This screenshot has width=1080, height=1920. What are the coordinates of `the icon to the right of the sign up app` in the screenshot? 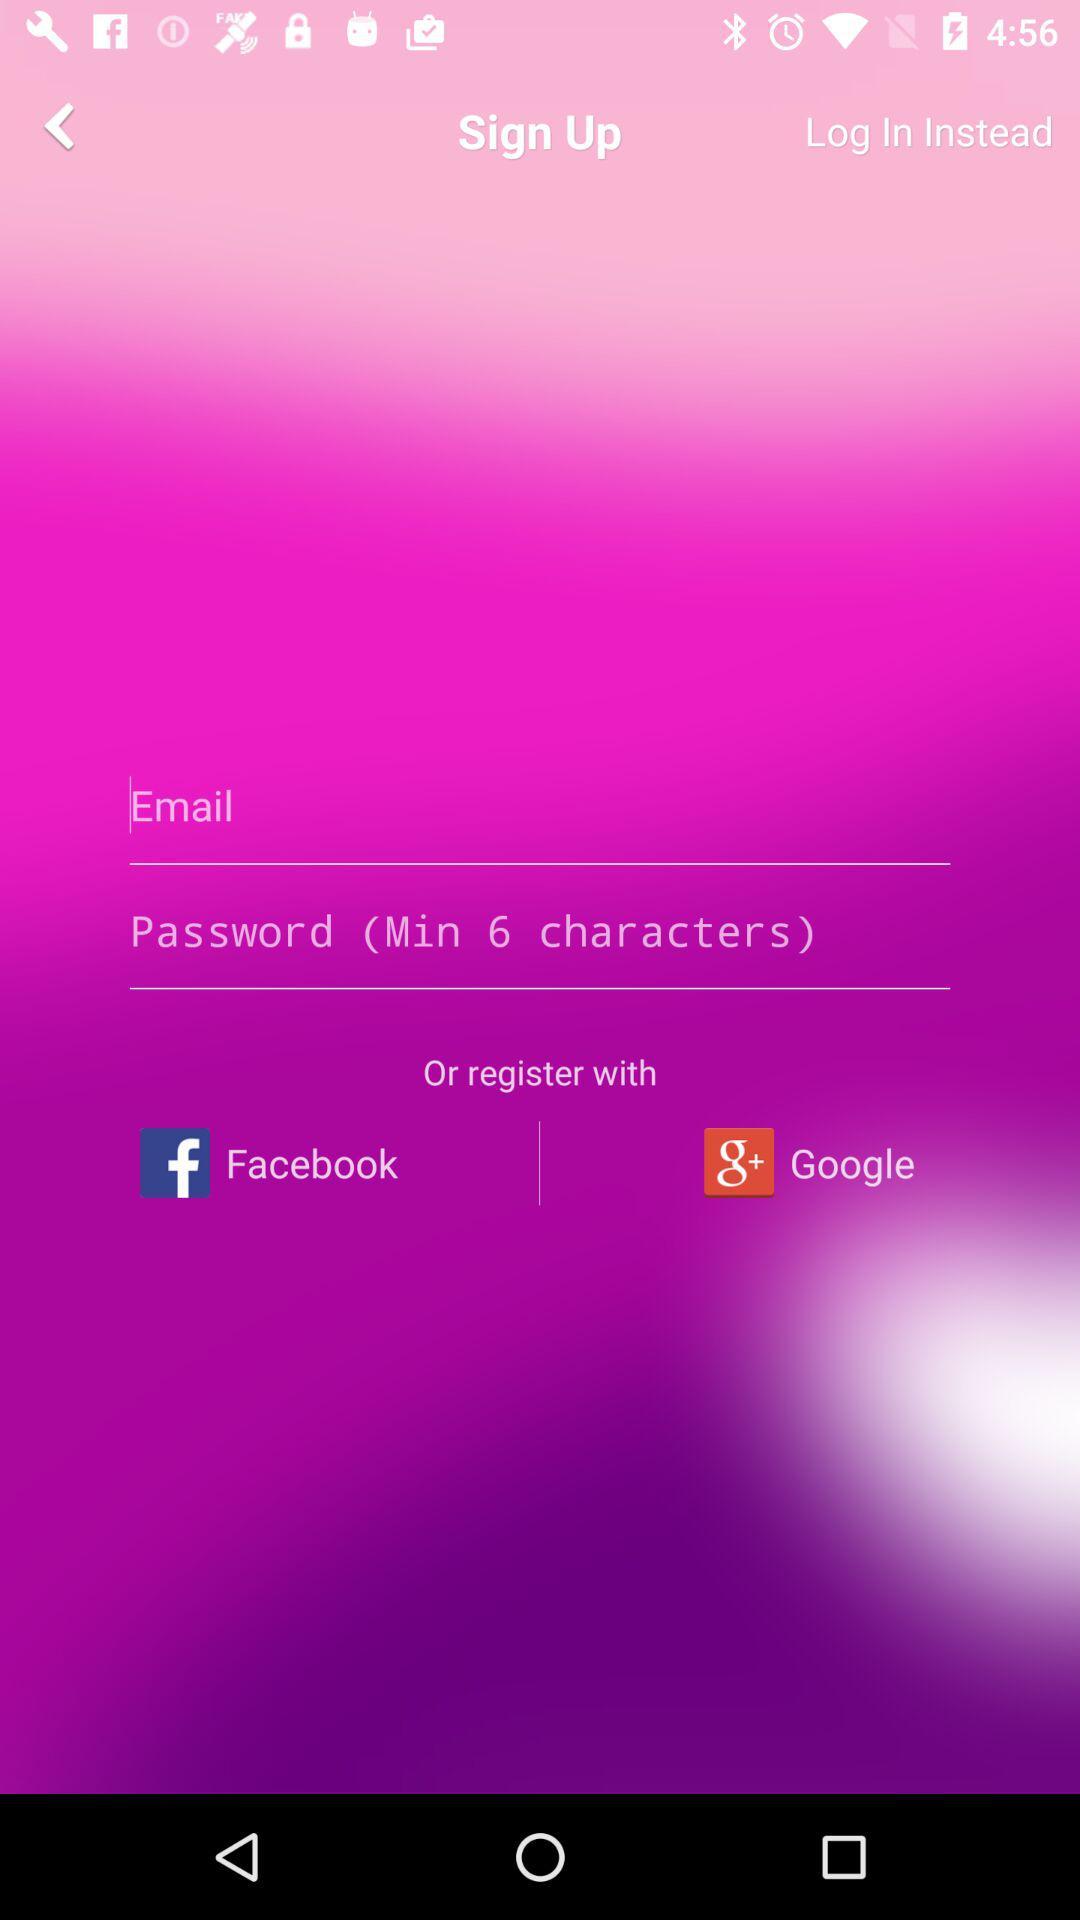 It's located at (855, 130).